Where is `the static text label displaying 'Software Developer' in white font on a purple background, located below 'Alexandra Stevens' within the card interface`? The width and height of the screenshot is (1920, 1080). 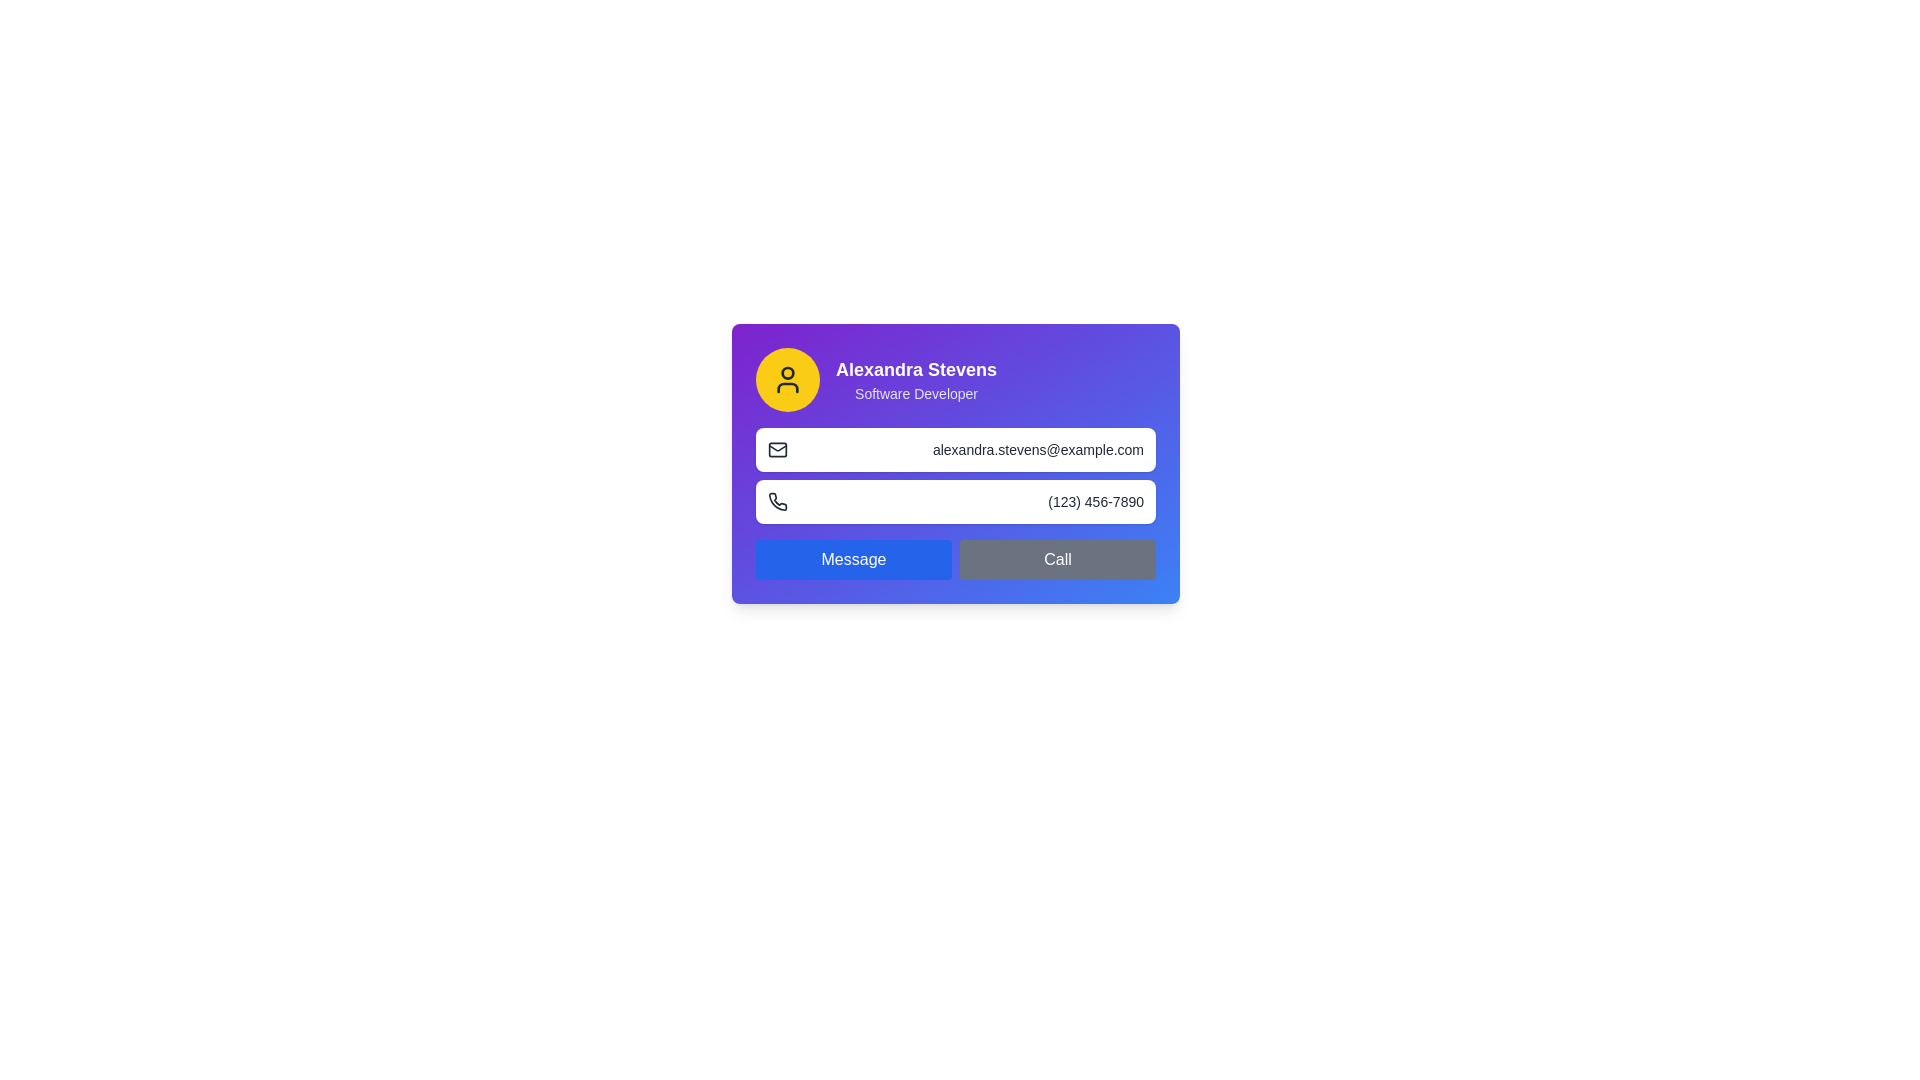 the static text label displaying 'Software Developer' in white font on a purple background, located below 'Alexandra Stevens' within the card interface is located at coordinates (915, 393).